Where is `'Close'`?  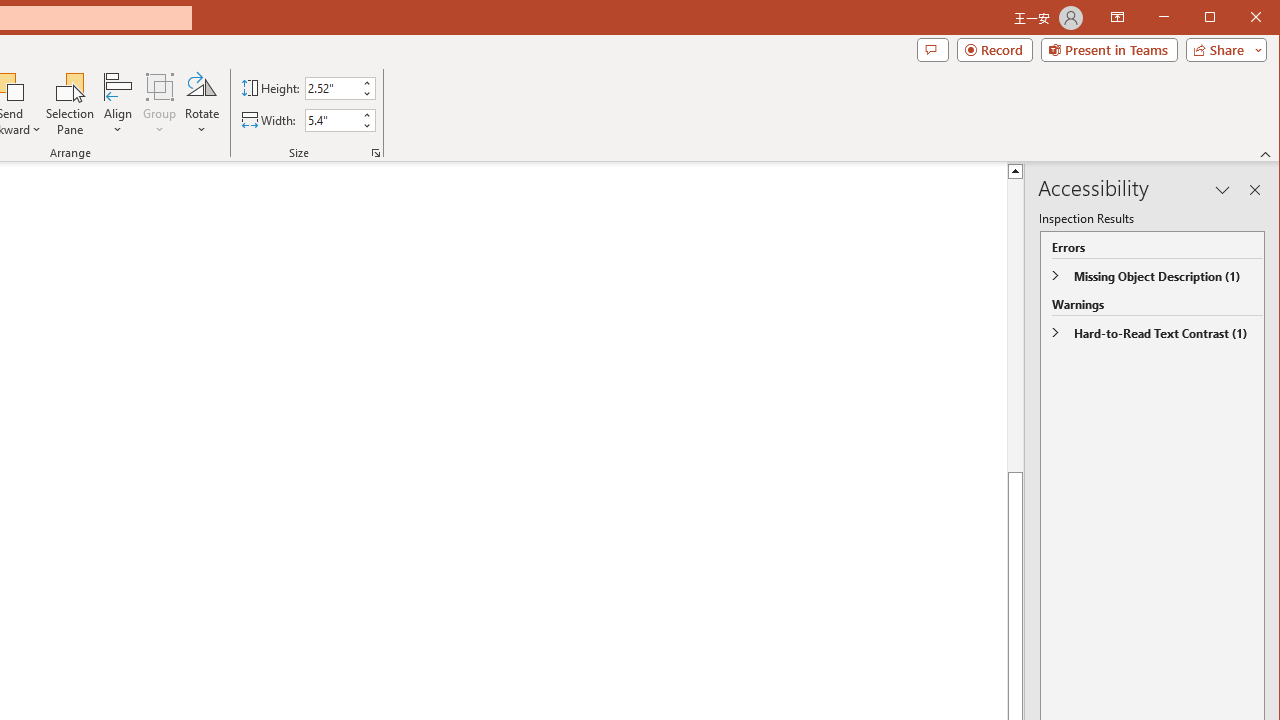
'Close' is located at coordinates (1260, 19).